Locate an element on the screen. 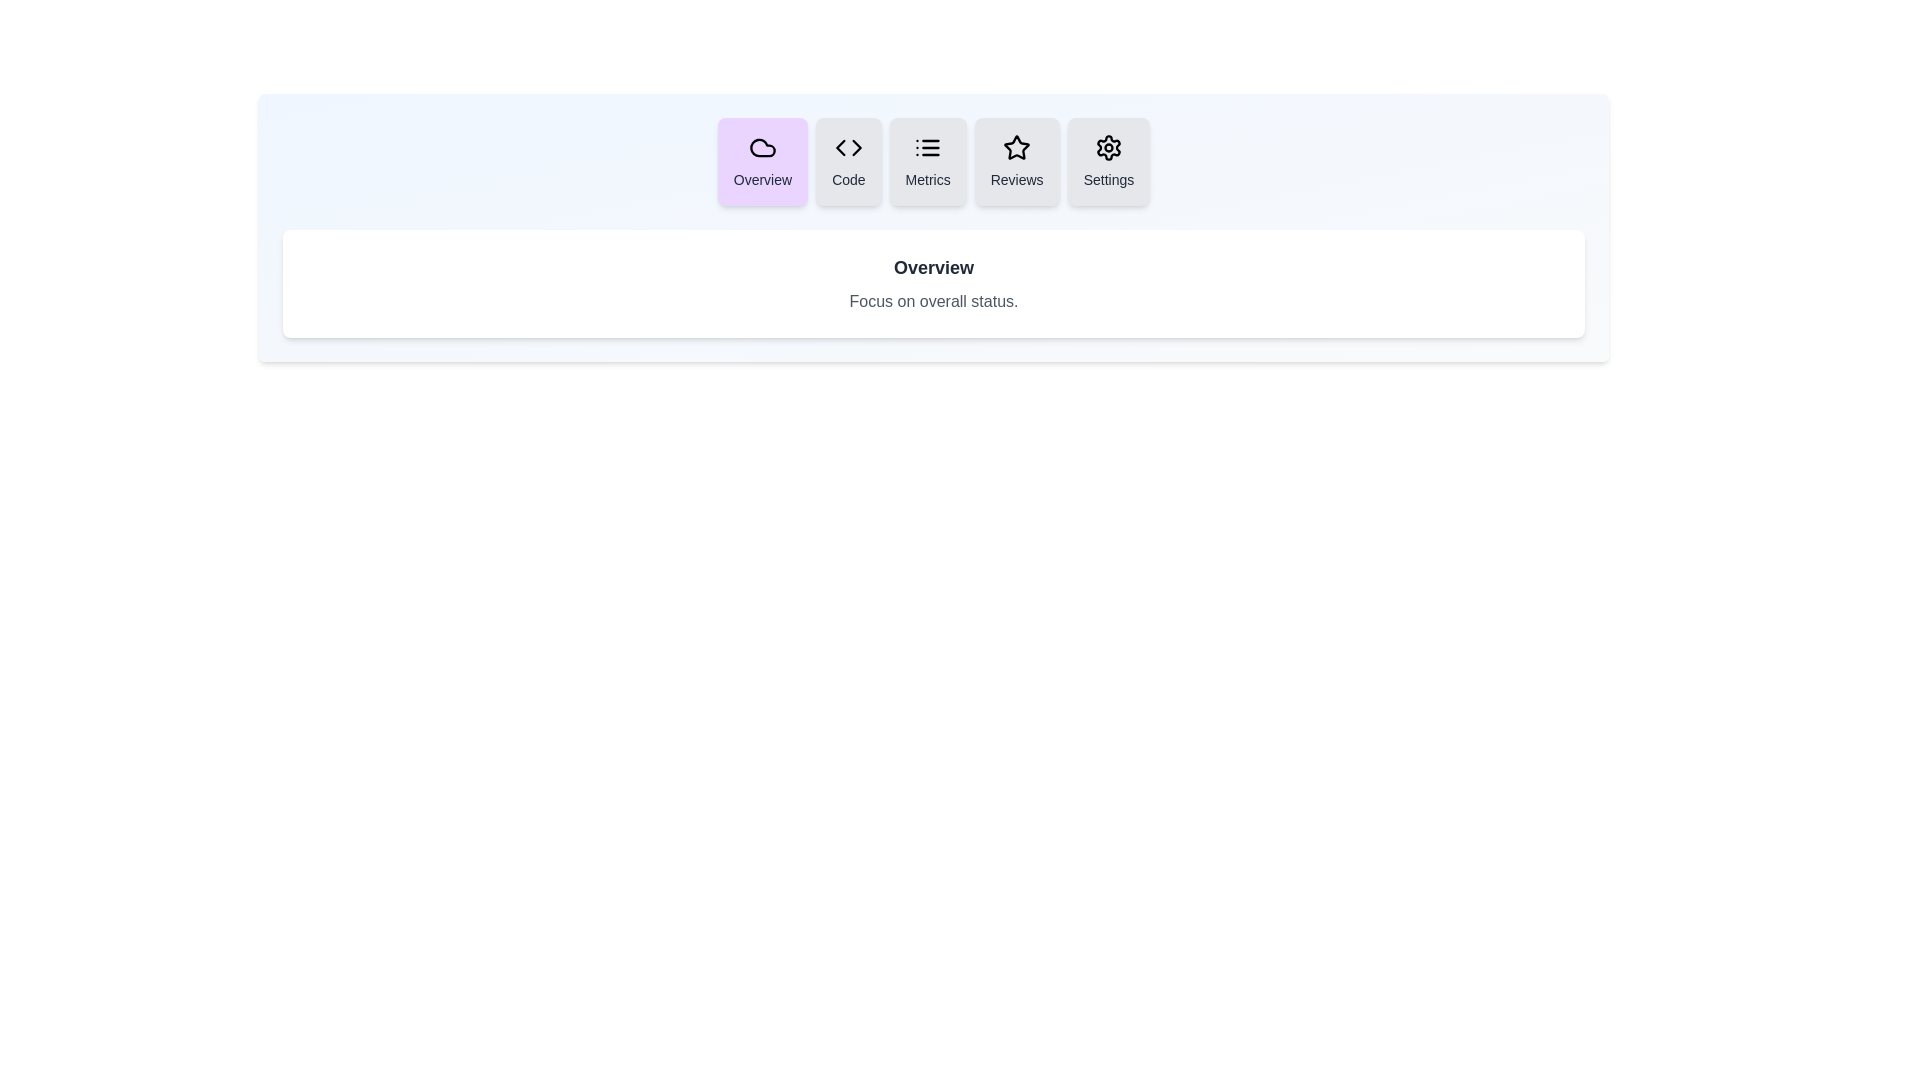 This screenshot has height=1080, width=1920. the tab button labeled Reviews to see the hover effect is located at coordinates (1017, 161).